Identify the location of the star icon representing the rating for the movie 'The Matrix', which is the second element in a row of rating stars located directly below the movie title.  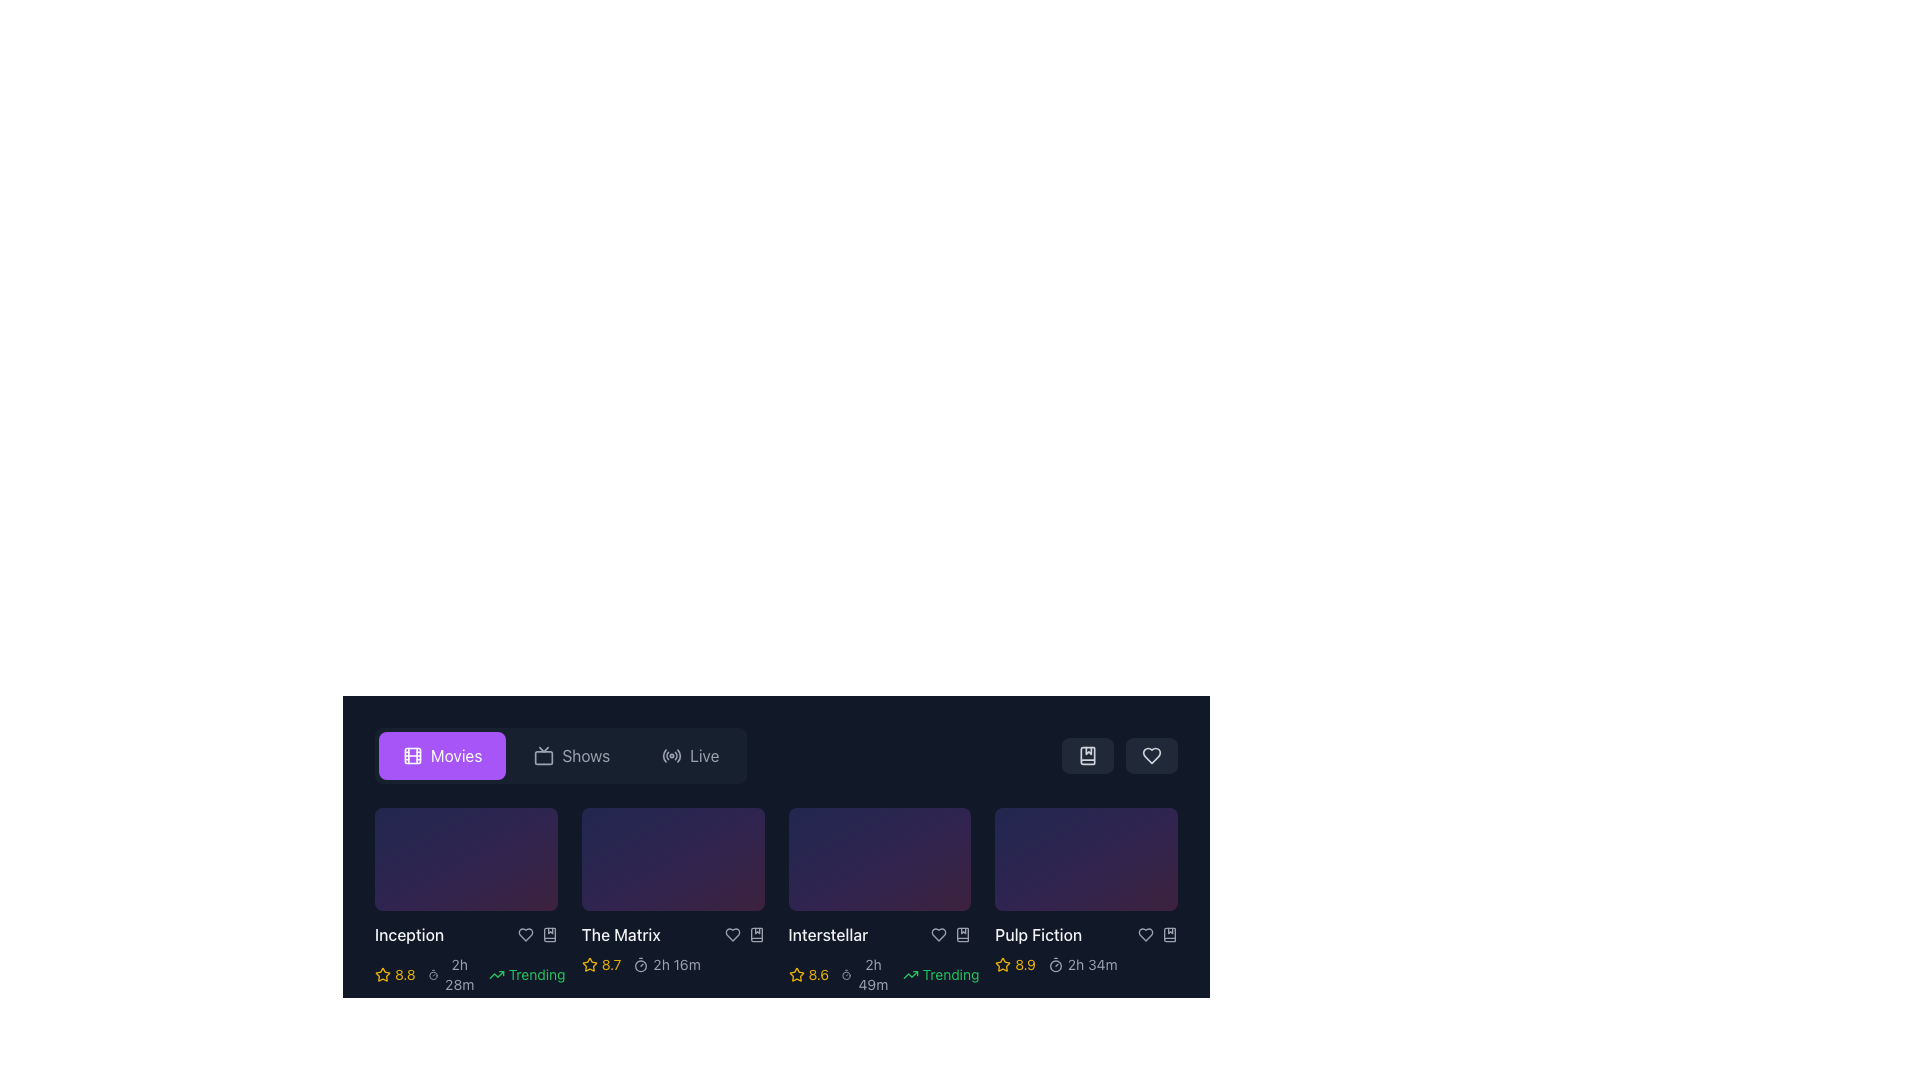
(588, 963).